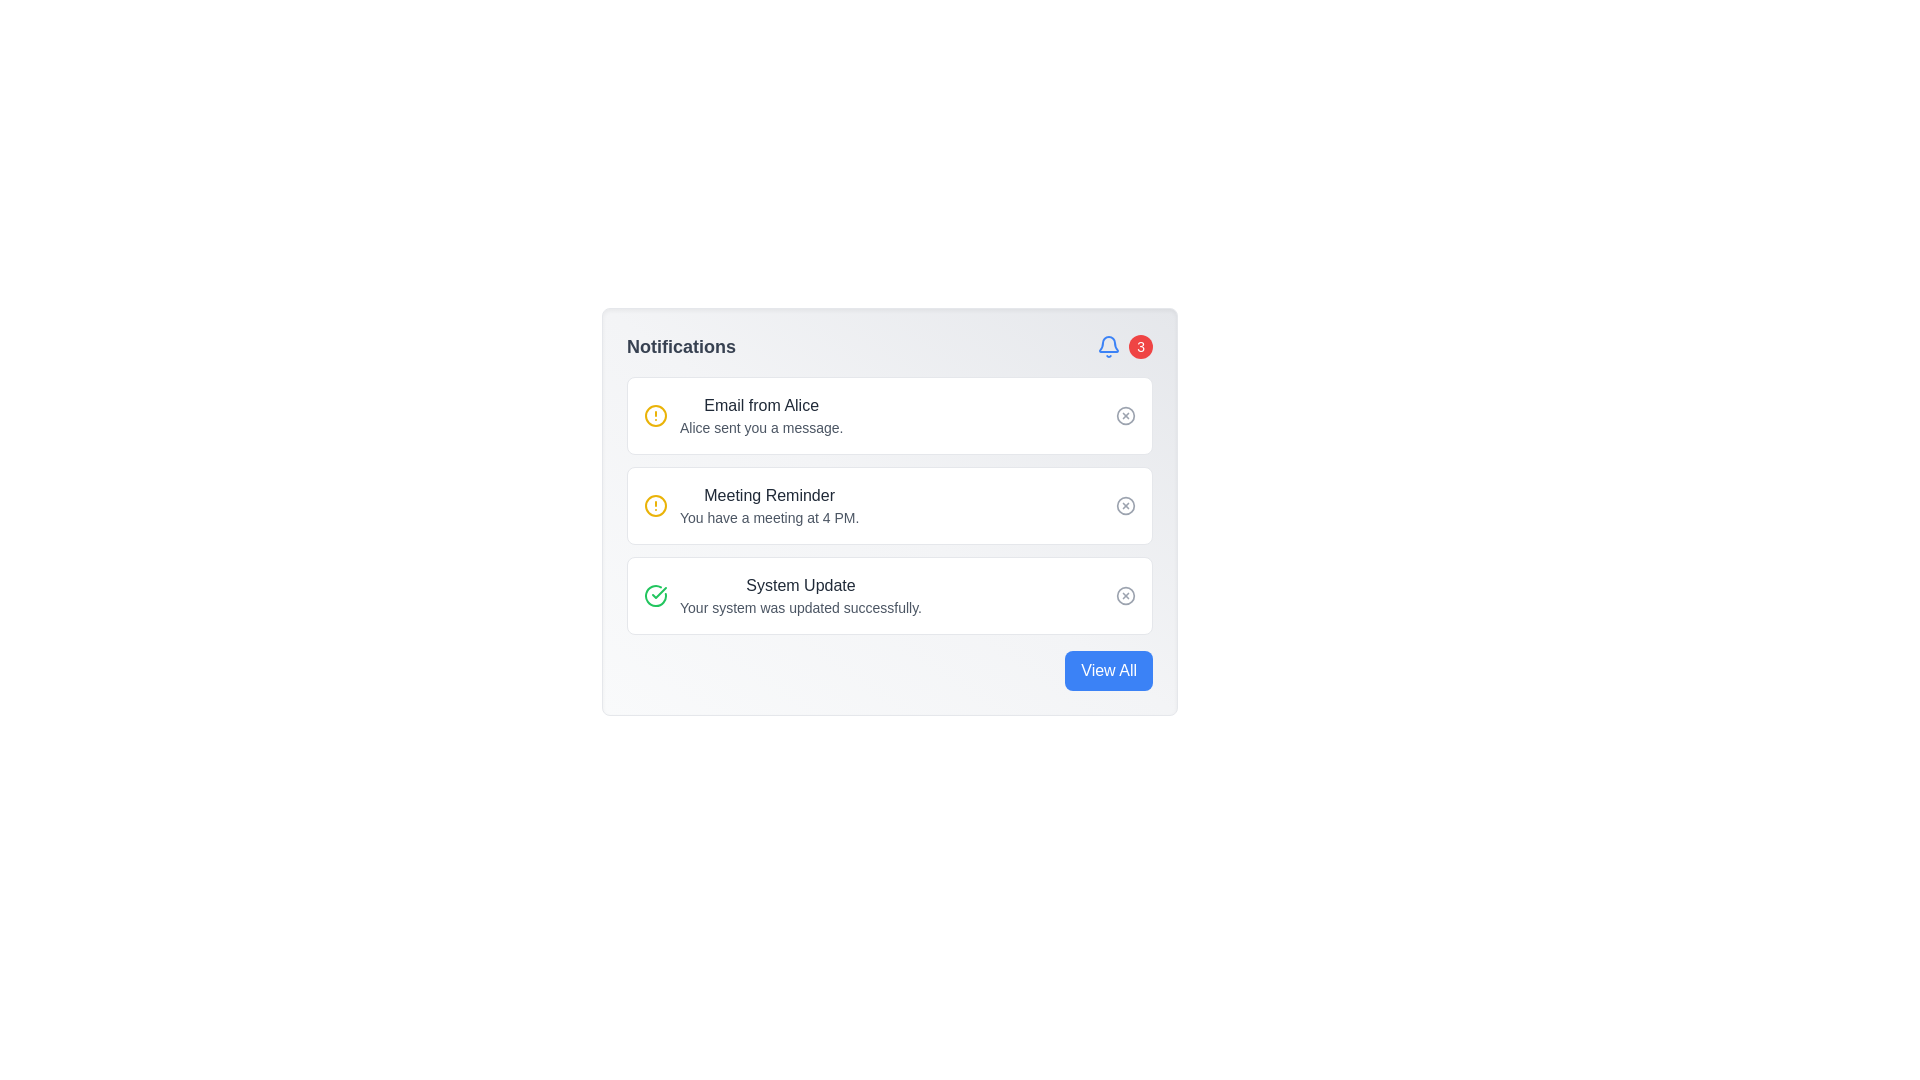 The height and width of the screenshot is (1080, 1920). Describe the element at coordinates (768, 495) in the screenshot. I see `the 'Meeting Reminder' text label, which is styled with gray color and medium font weight, serving as the header for a notification item in the notifications list` at that location.